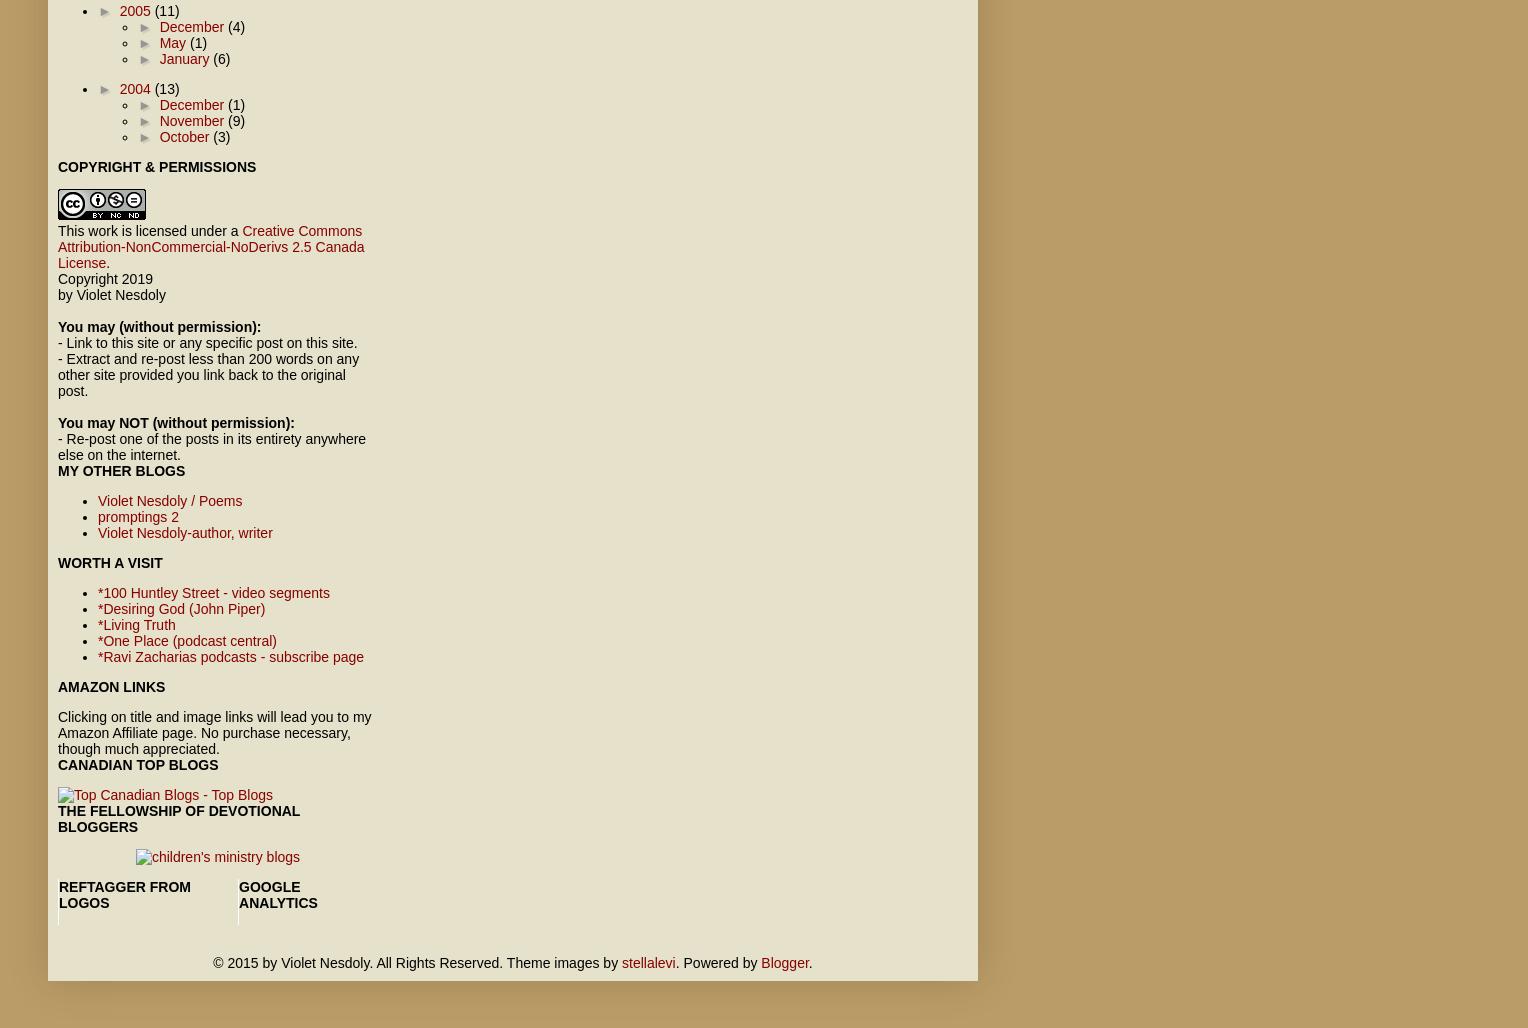 This screenshot has width=1528, height=1028. I want to click on 'Clicking on title and image links will lead you to my Amazon Affiliate page. No purchase necessary, though much appreciated.', so click(213, 731).